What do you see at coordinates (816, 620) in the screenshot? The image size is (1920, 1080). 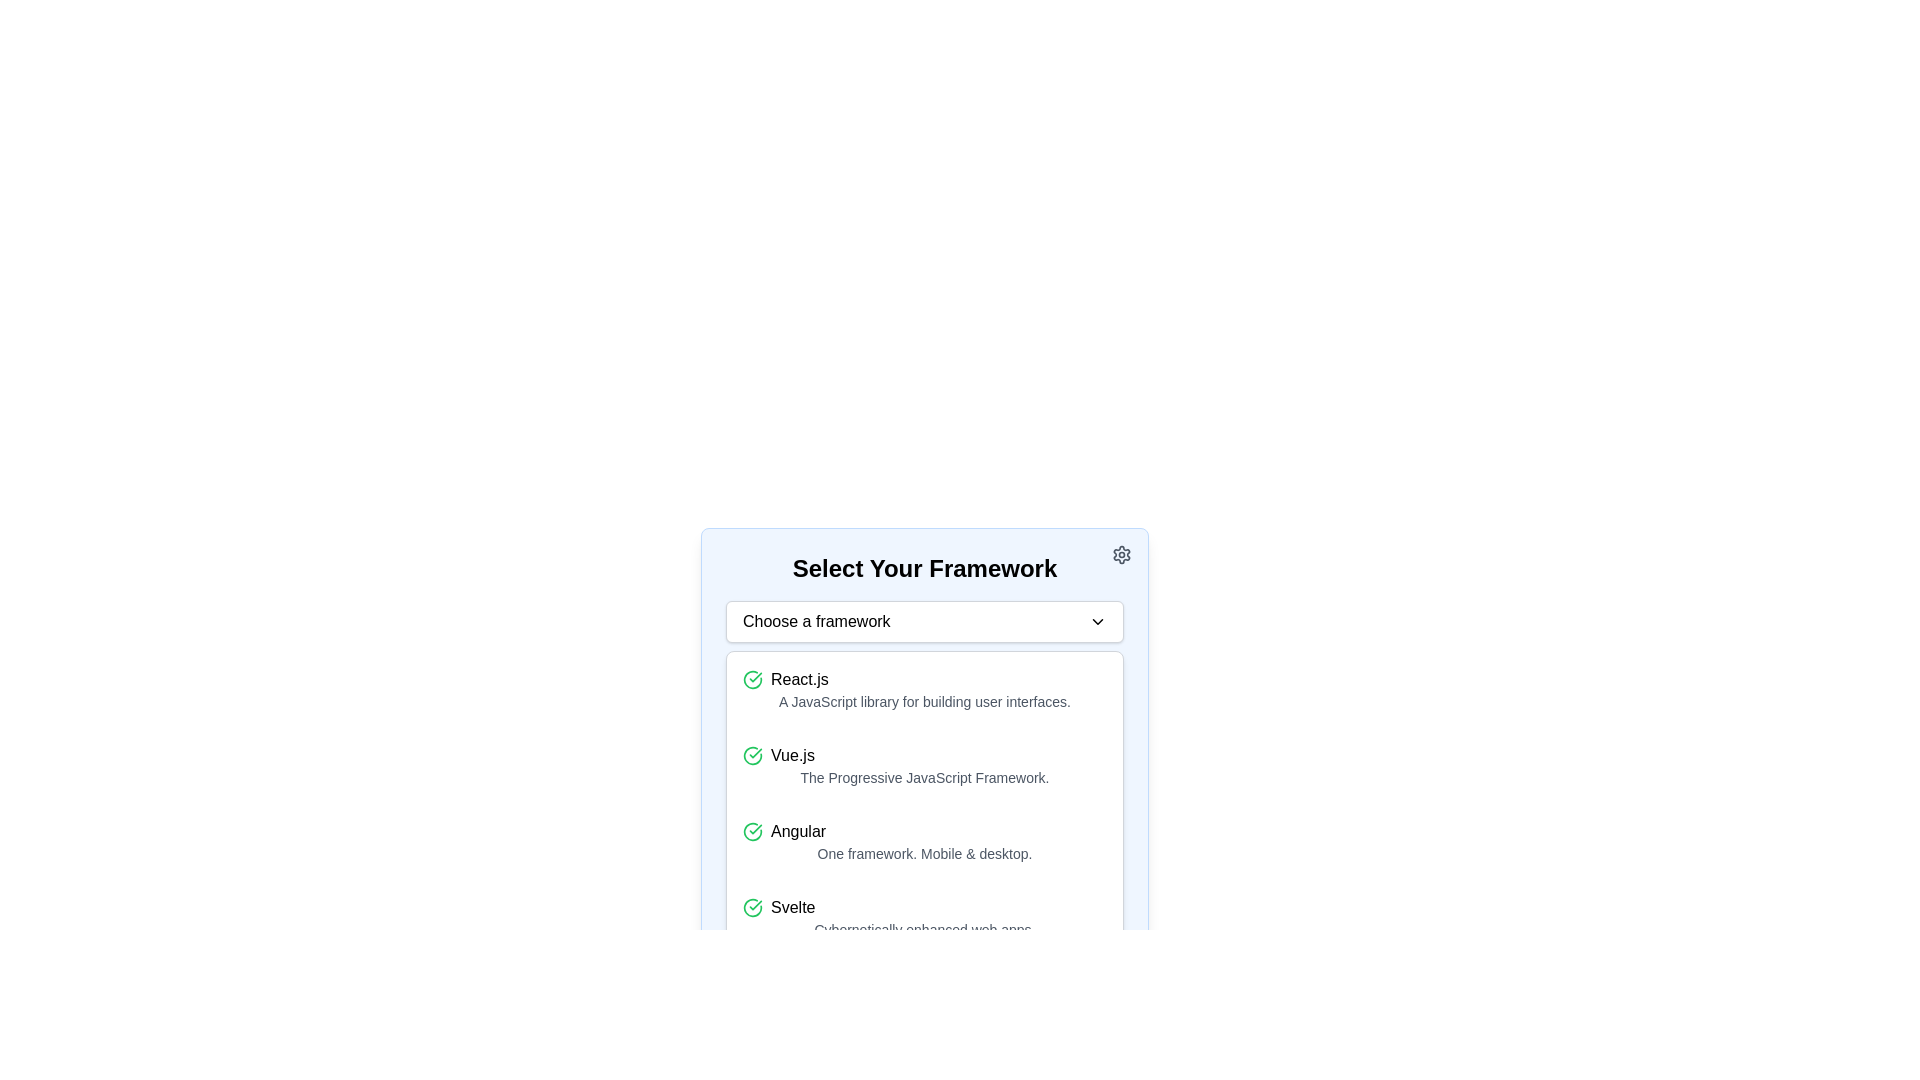 I see `the text label that serves as the current selection for the dropdown menu, located centrally in the dropdown's header section, to the left of the downward chevron icon` at bounding box center [816, 620].